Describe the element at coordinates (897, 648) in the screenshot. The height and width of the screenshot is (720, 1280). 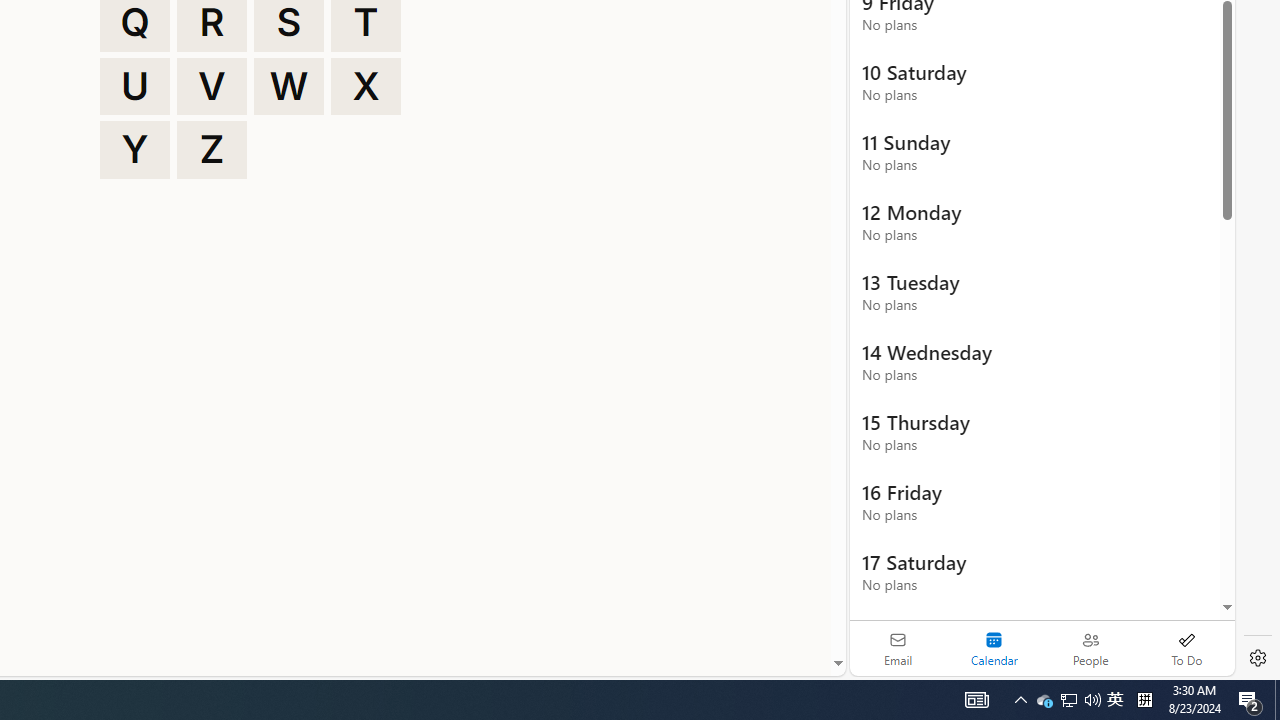
I see `'Email'` at that location.